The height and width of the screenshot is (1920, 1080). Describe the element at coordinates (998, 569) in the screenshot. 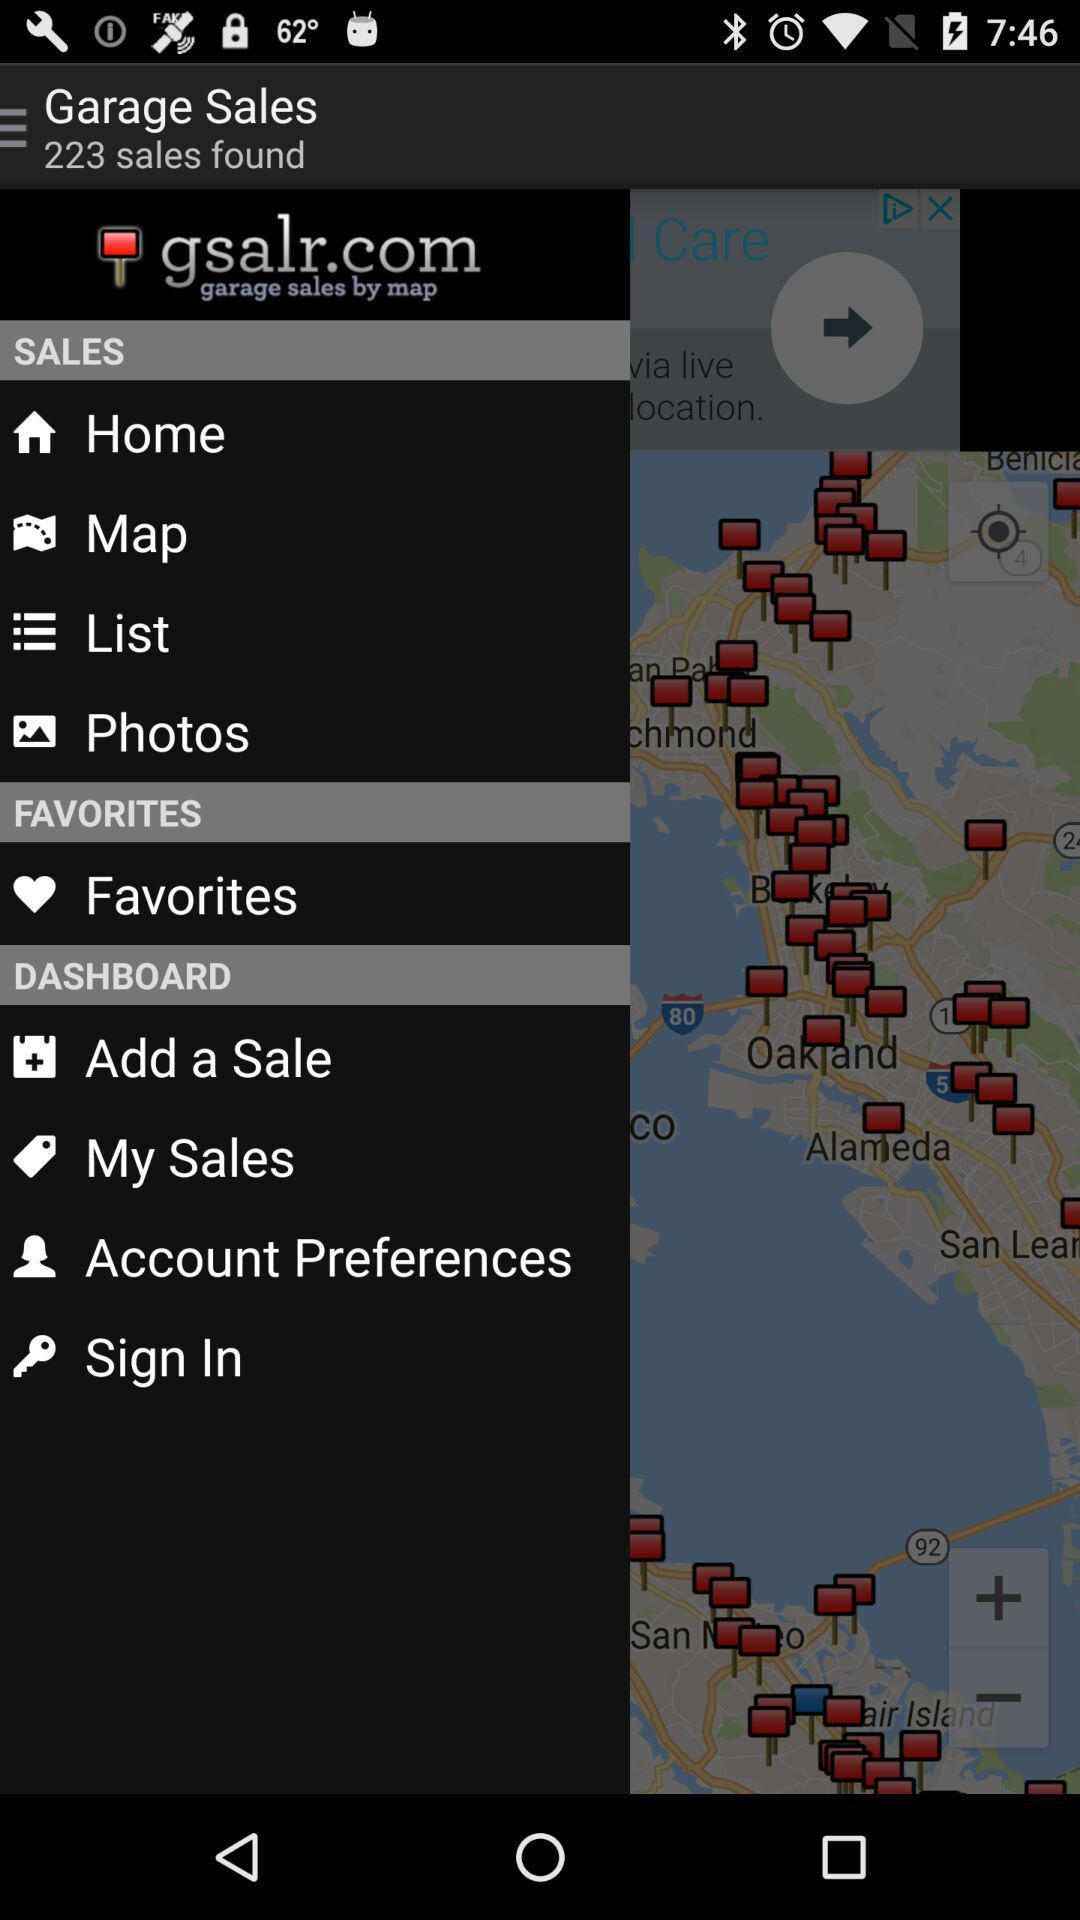

I see `the location_crosshair icon` at that location.